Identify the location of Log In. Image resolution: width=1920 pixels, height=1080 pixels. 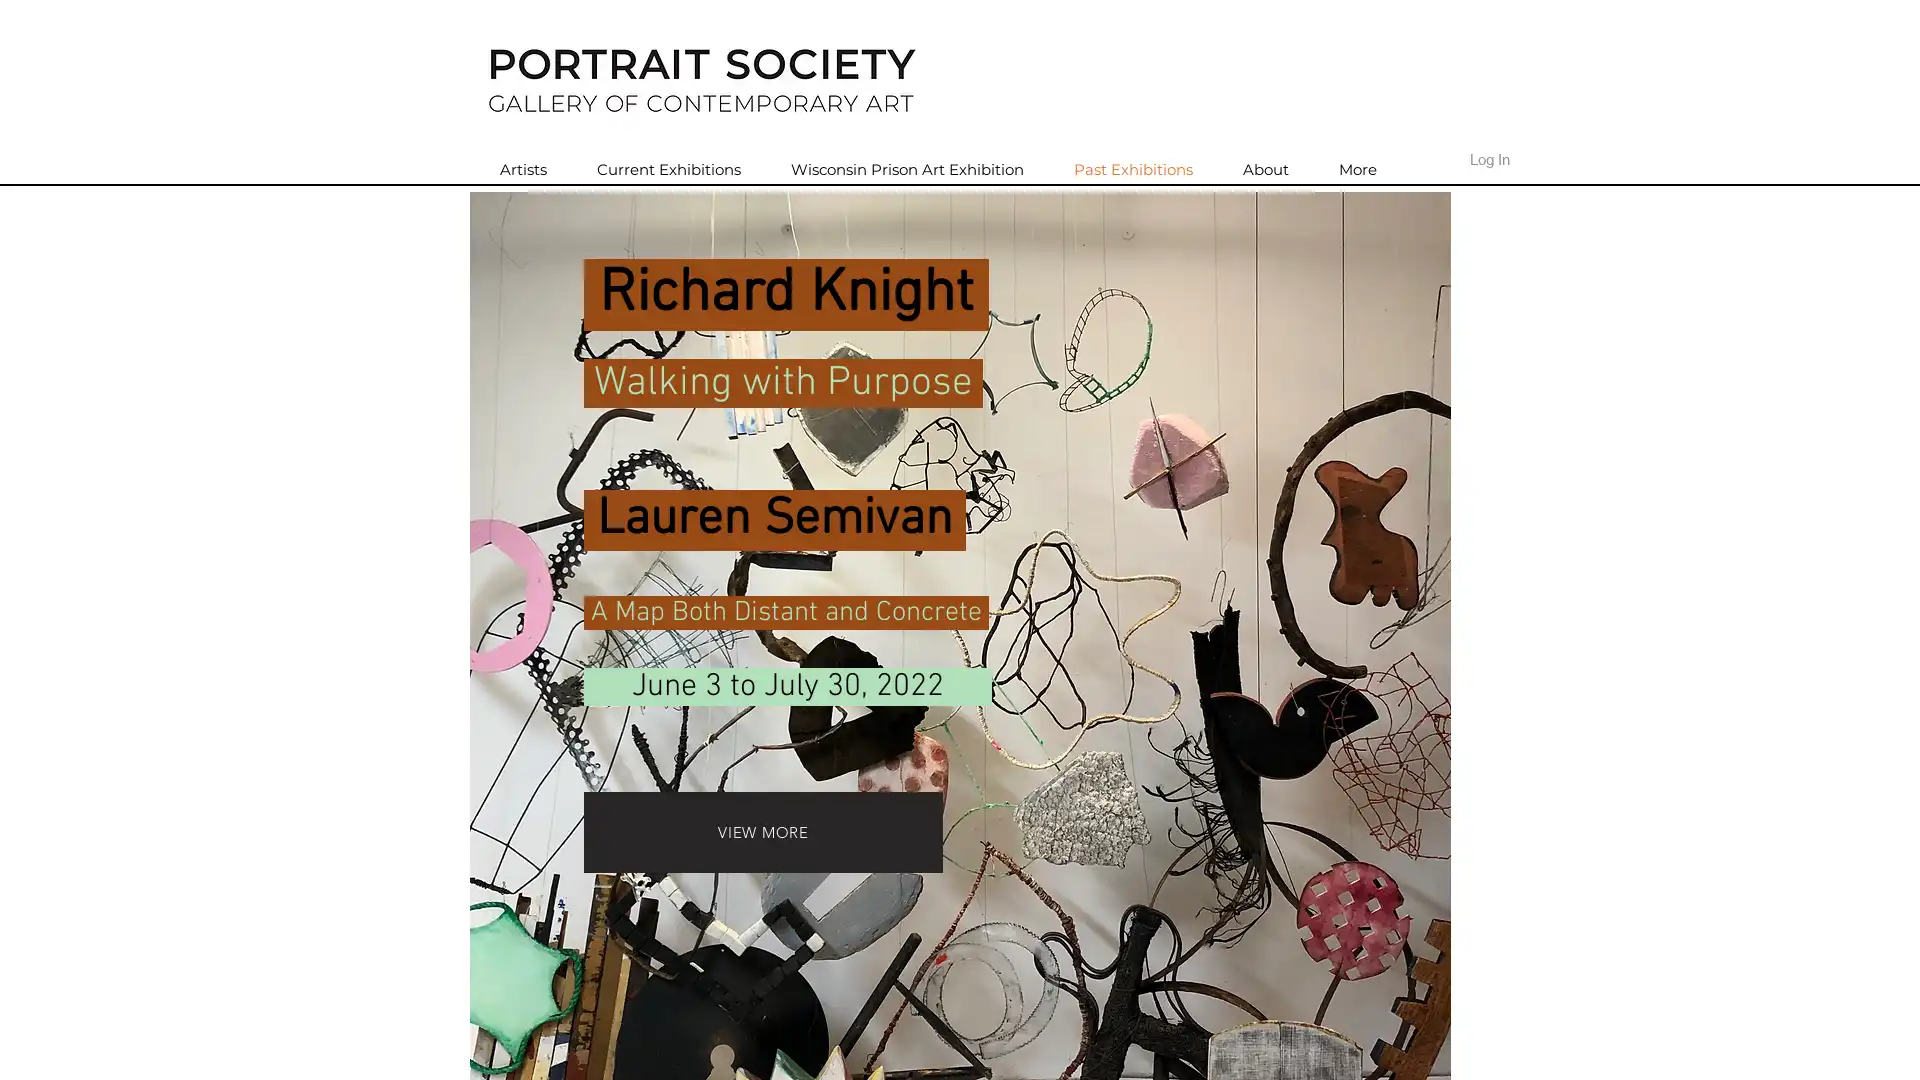
(1489, 158).